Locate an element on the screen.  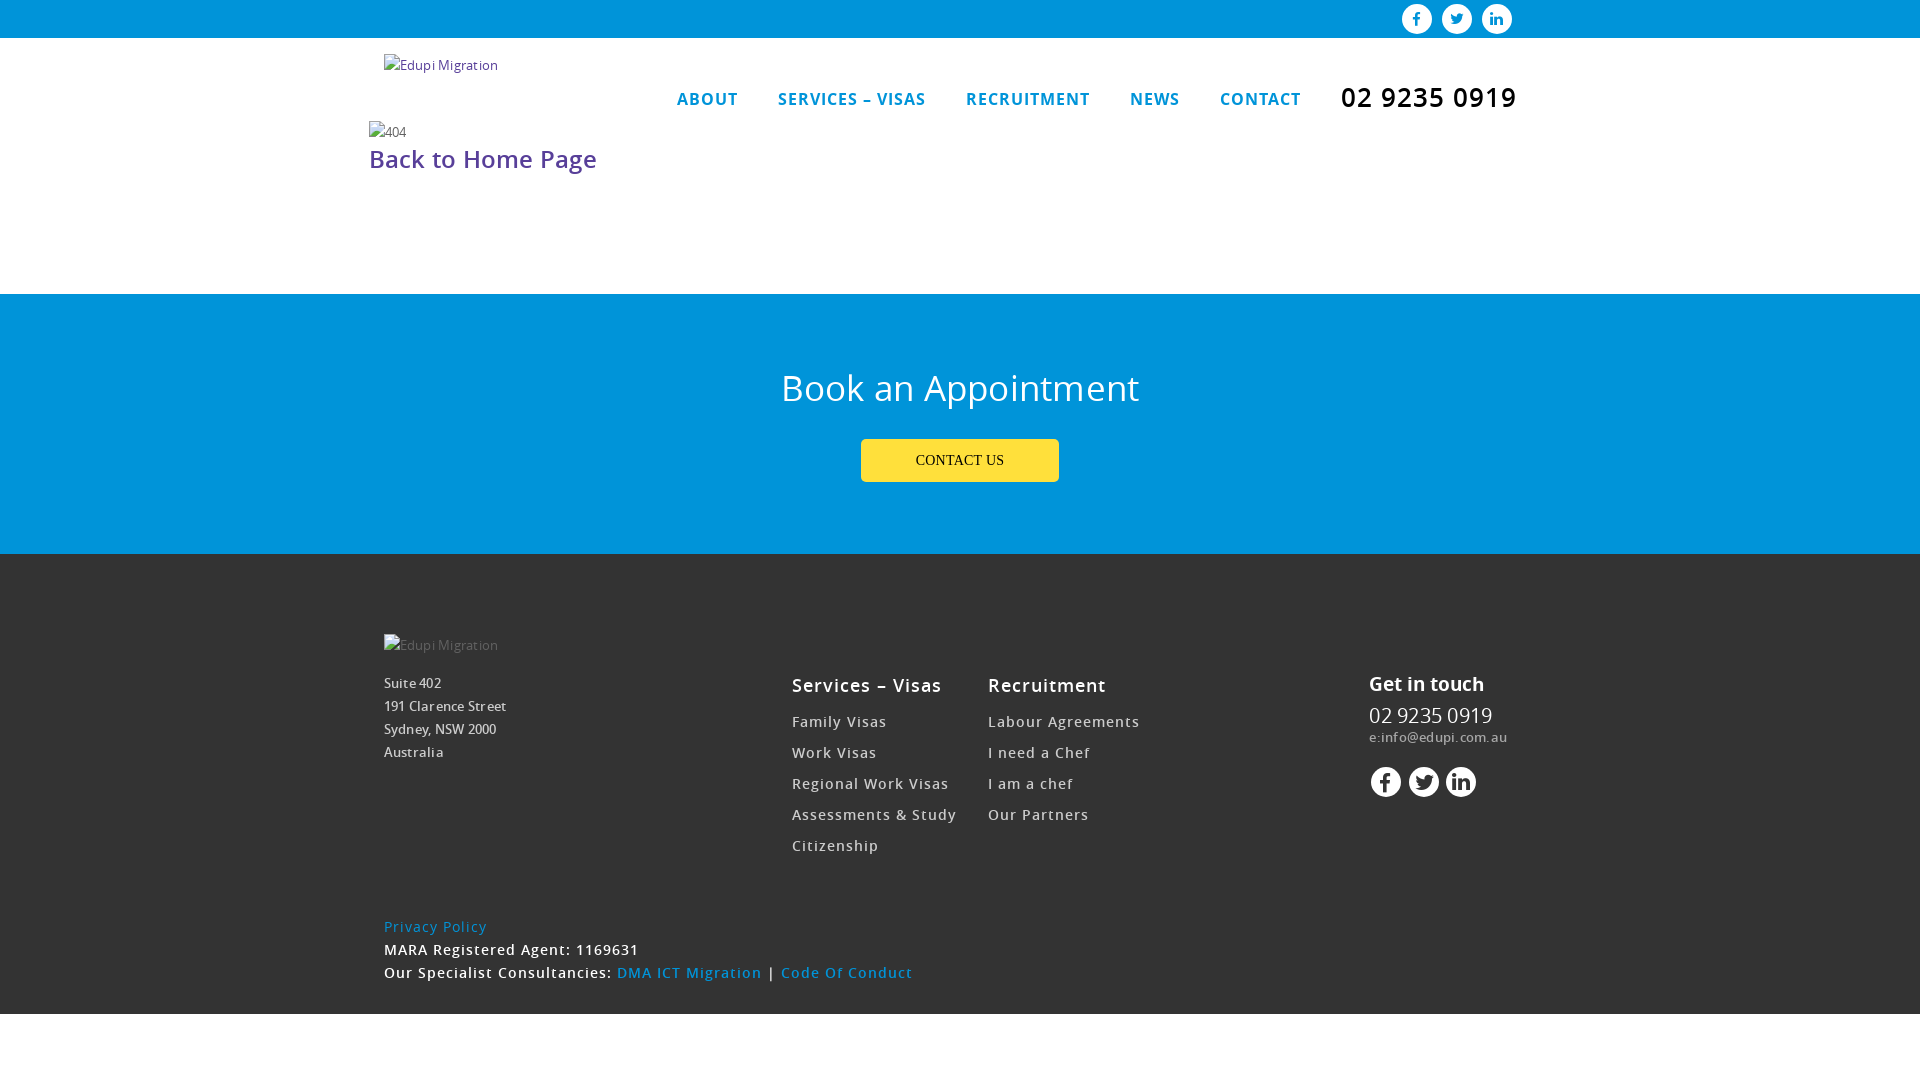
'I am a chef' is located at coordinates (1030, 782).